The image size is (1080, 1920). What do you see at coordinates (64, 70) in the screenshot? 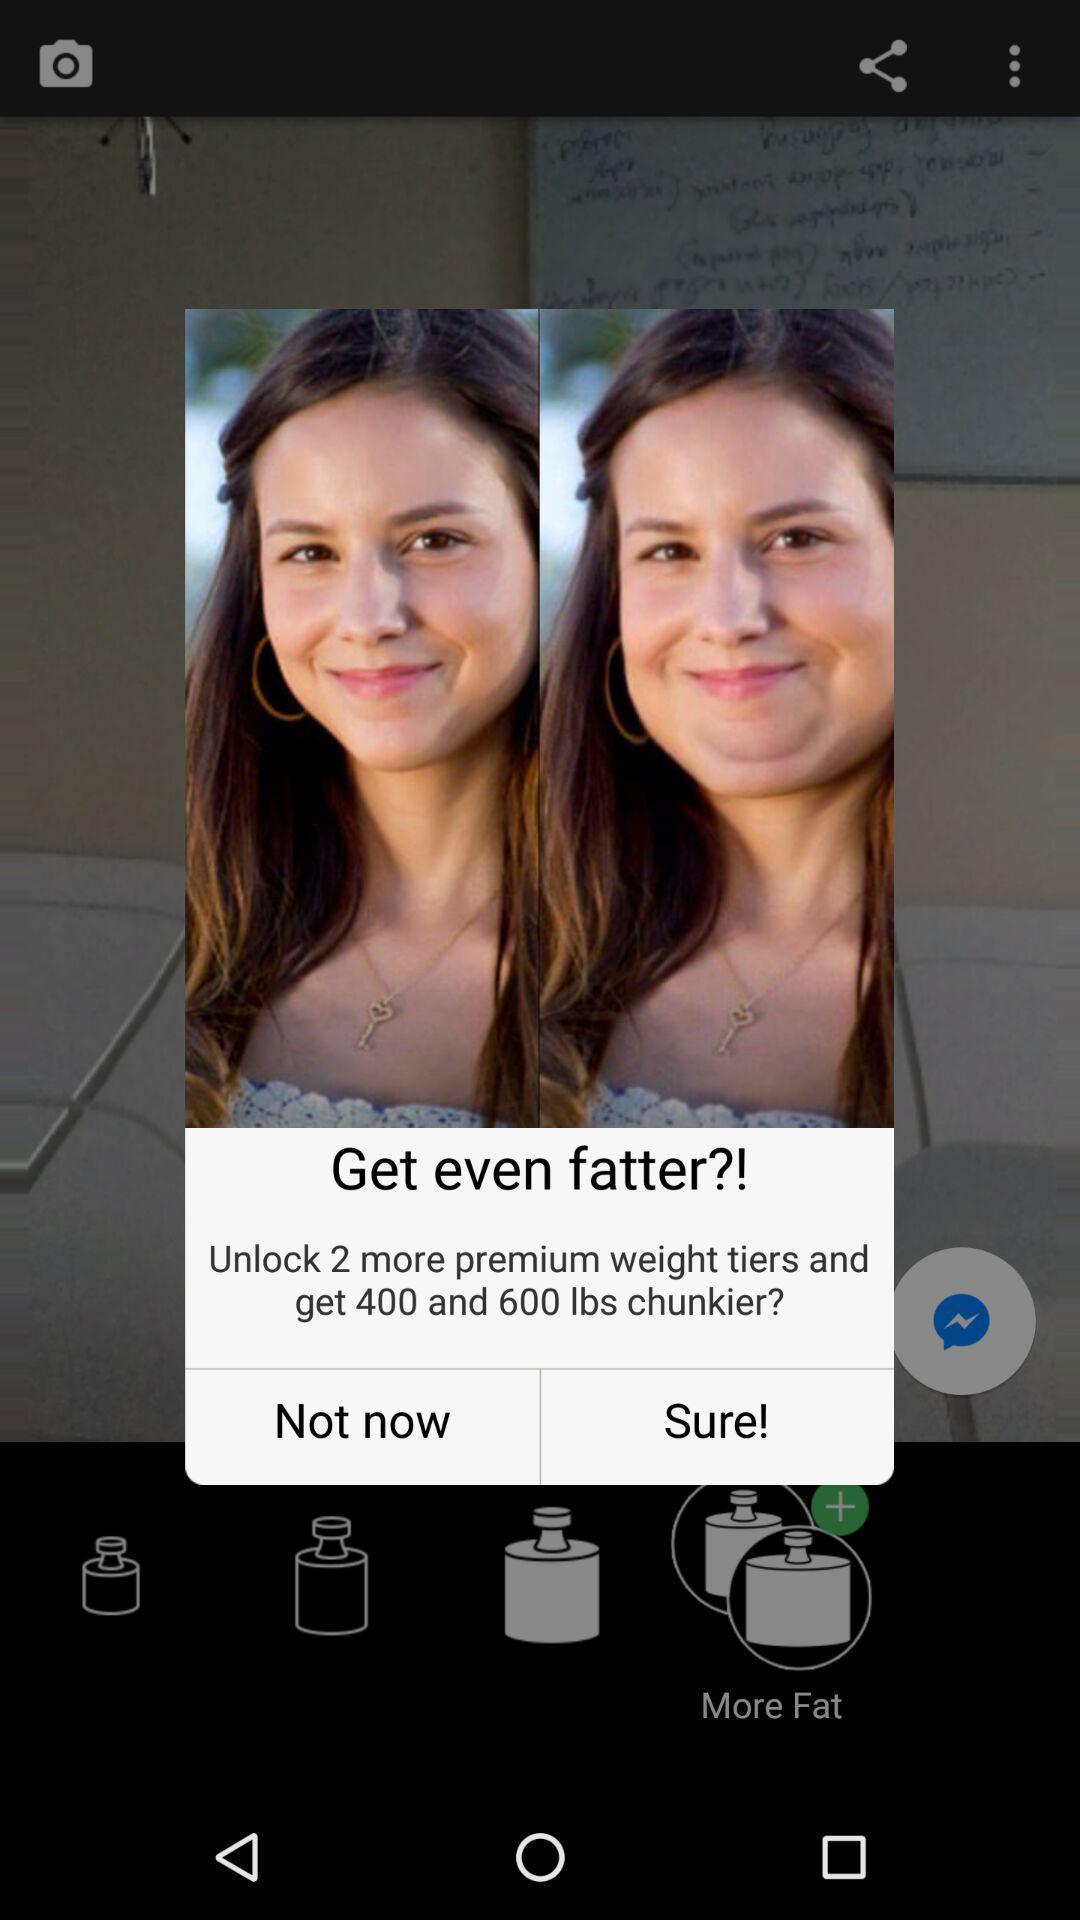
I see `the photo icon` at bounding box center [64, 70].